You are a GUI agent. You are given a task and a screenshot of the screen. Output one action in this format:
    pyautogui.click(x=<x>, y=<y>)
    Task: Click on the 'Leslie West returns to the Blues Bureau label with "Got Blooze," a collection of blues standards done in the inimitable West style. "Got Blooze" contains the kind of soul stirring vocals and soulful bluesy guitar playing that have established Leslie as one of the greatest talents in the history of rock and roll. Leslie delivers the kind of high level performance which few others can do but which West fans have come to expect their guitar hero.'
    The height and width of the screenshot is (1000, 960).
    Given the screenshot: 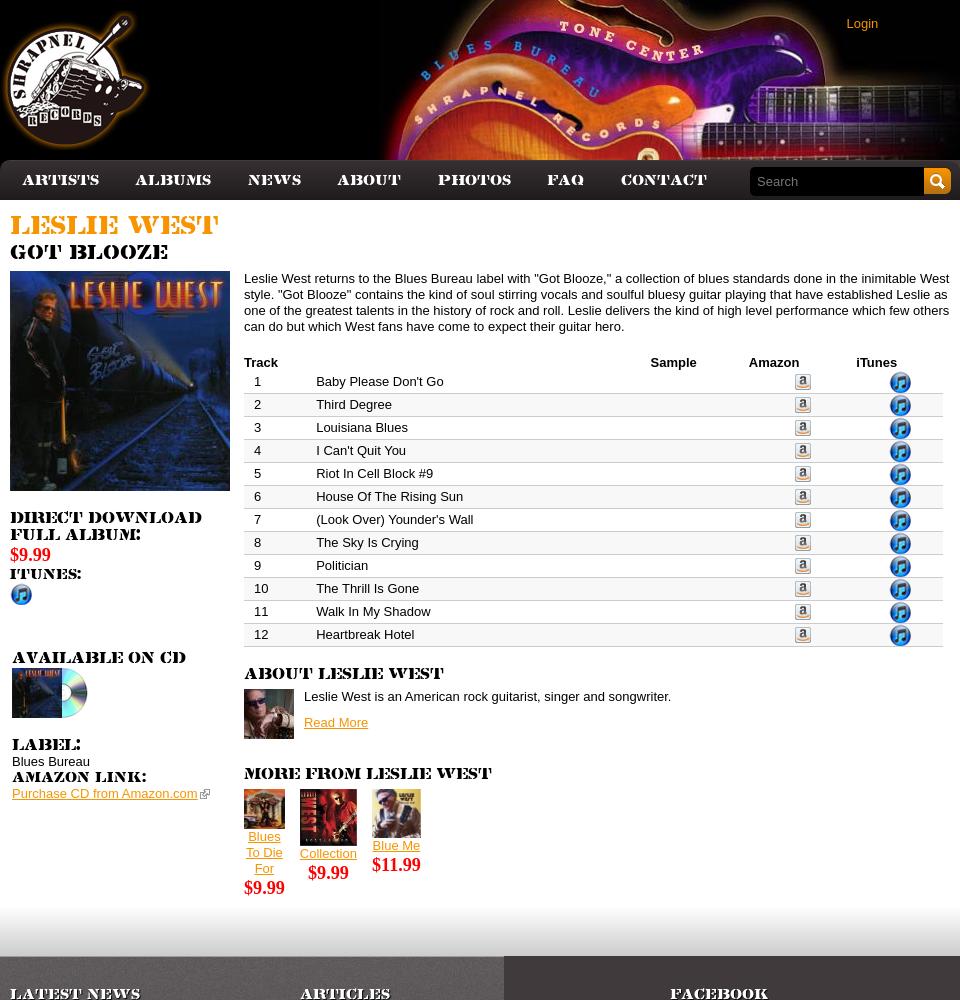 What is the action you would take?
    pyautogui.click(x=595, y=301)
    